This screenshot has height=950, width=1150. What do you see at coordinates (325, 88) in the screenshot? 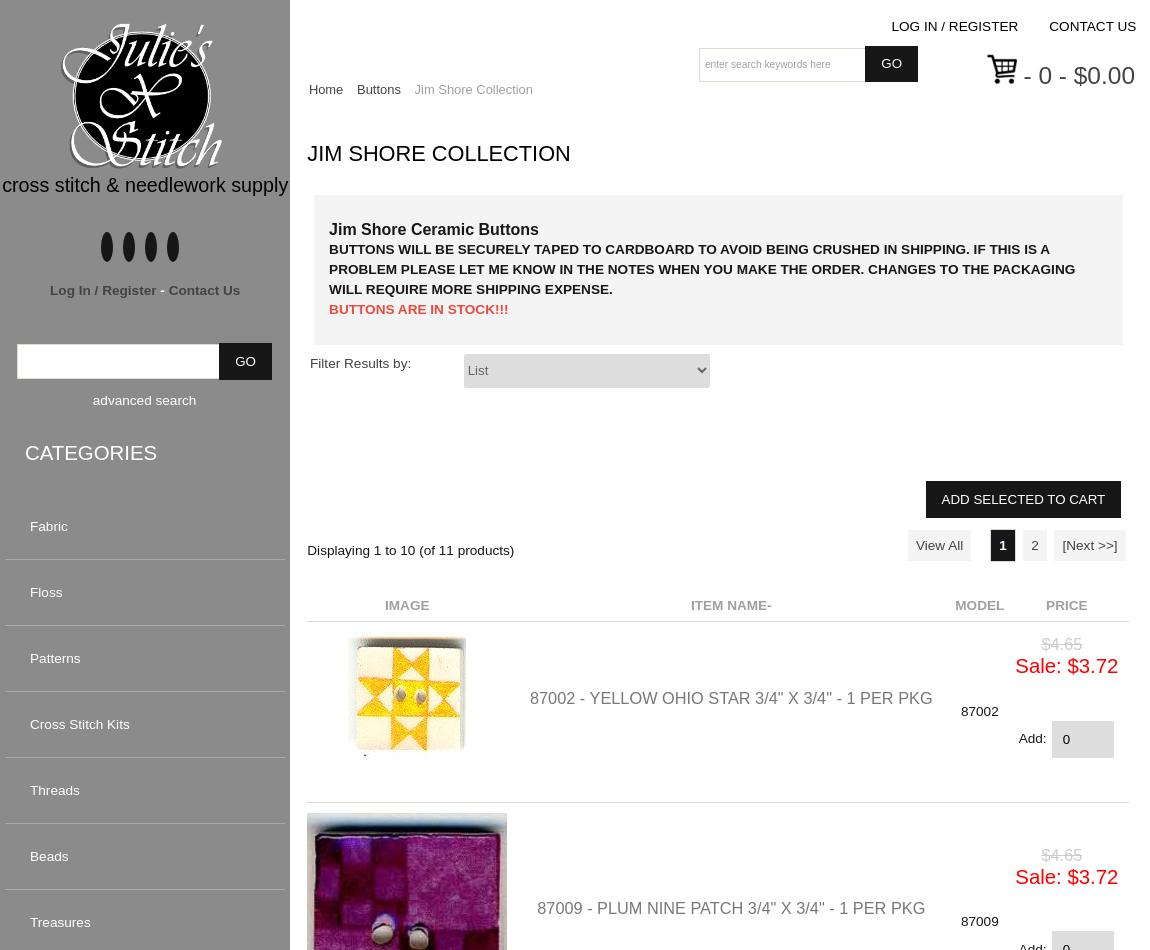
I see `'Home'` at bounding box center [325, 88].